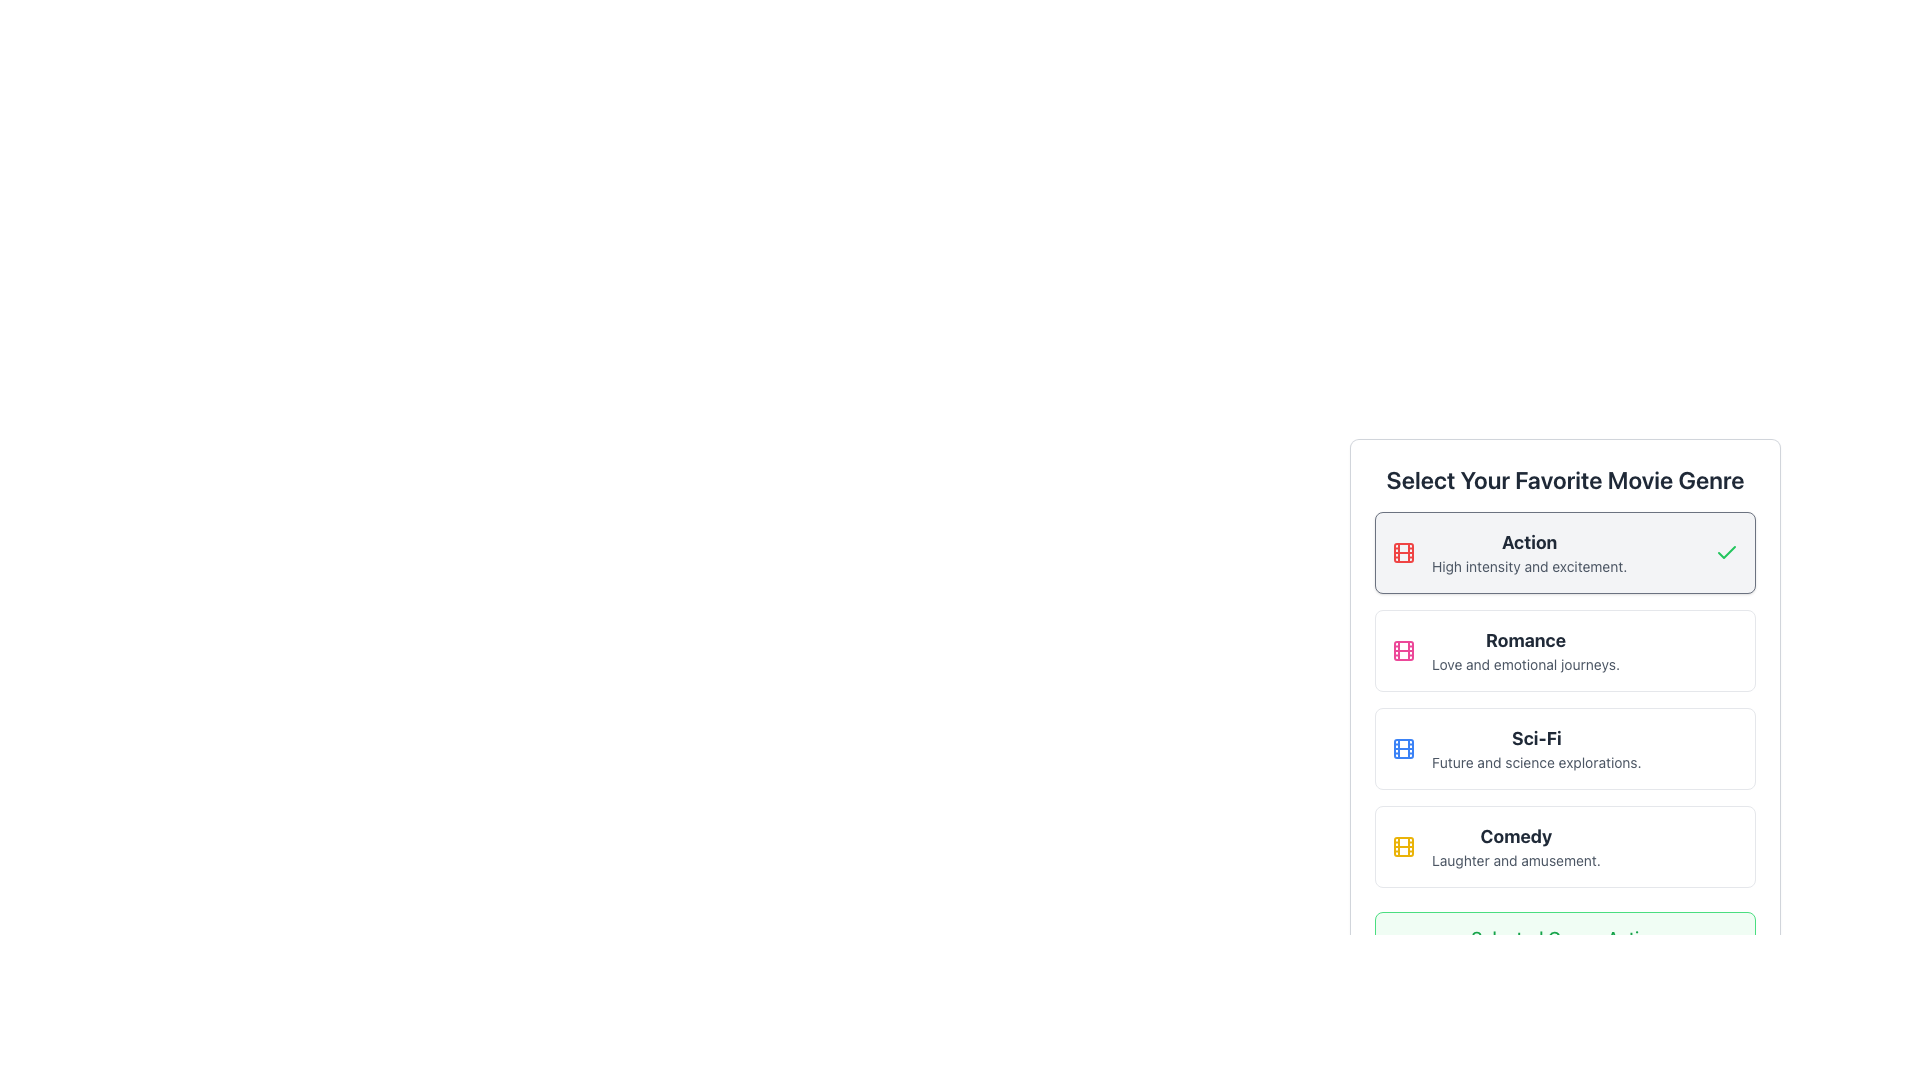 The height and width of the screenshot is (1080, 1920). I want to click on the SVG rectangle element that is part of the pink-colored film reel icon, located at the top of the vertical list next to the 'Action' genre text, so click(1402, 651).